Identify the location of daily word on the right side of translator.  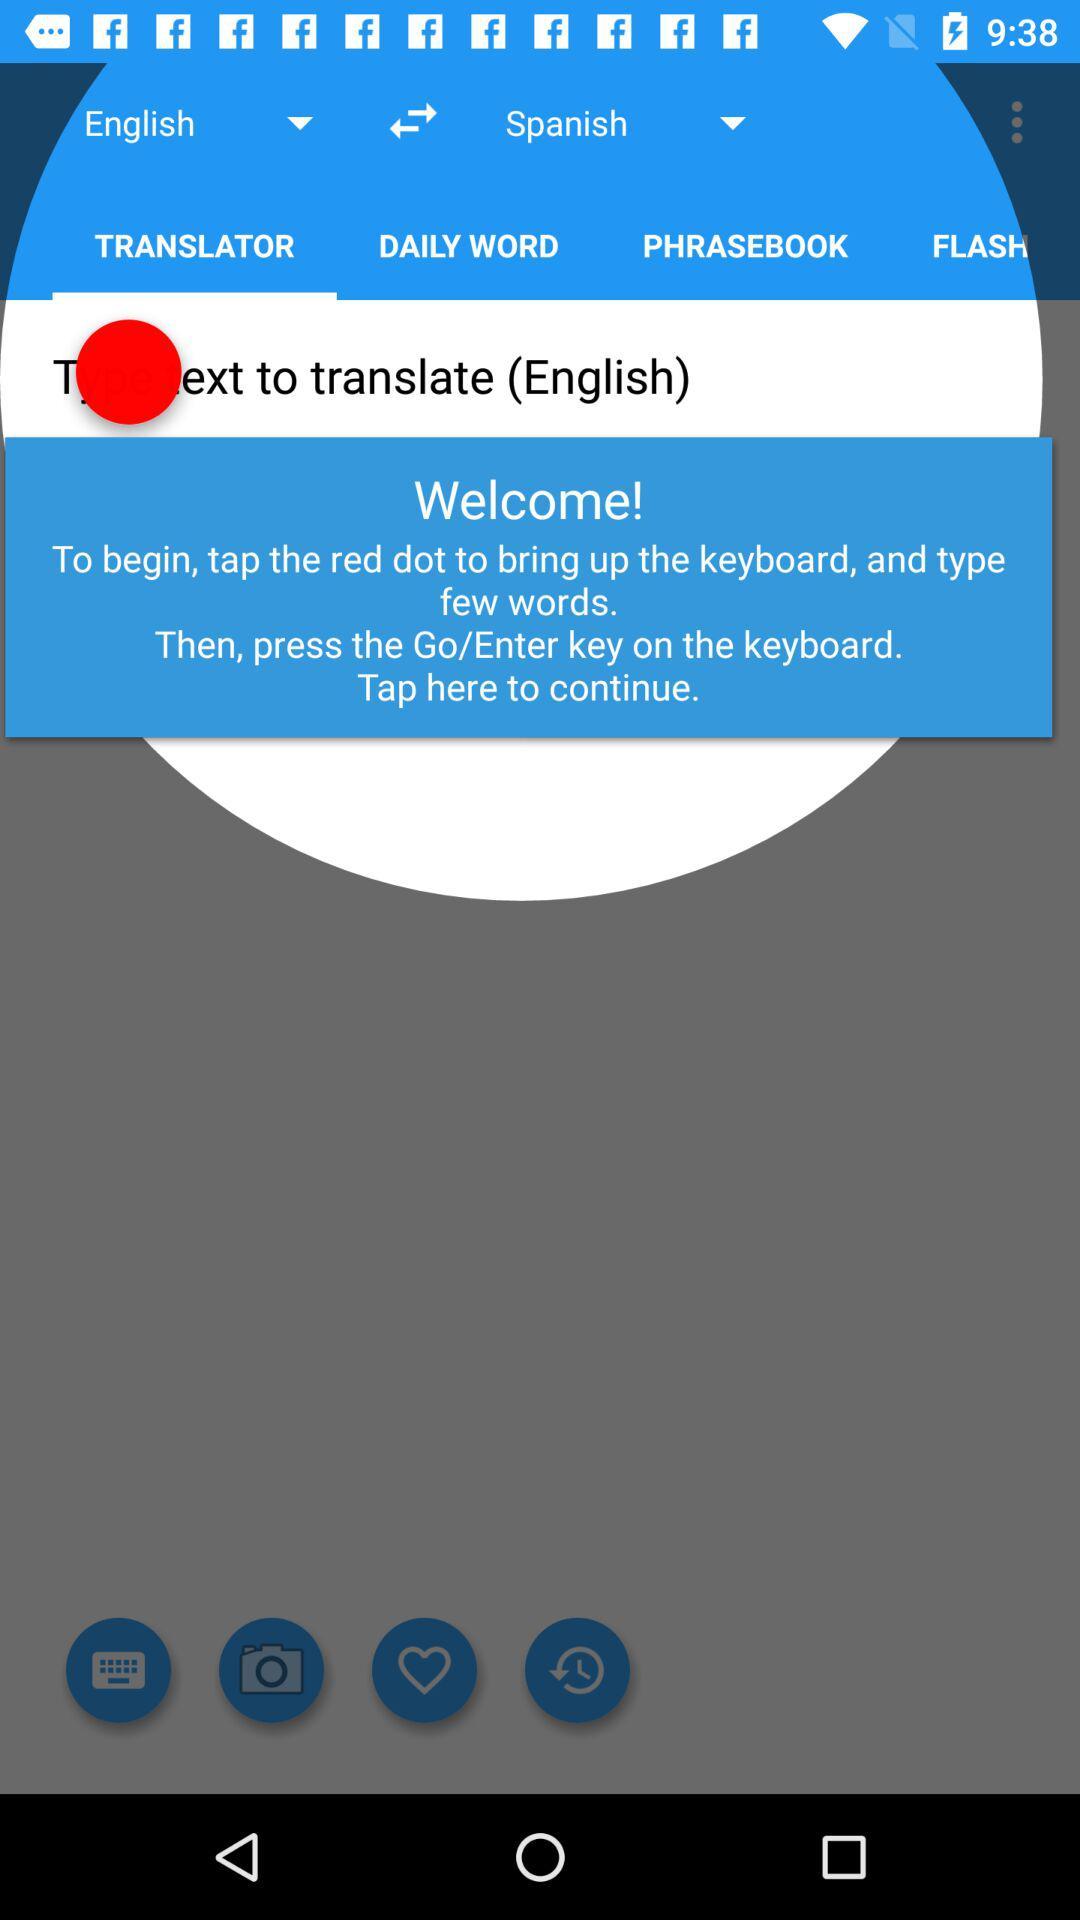
(469, 240).